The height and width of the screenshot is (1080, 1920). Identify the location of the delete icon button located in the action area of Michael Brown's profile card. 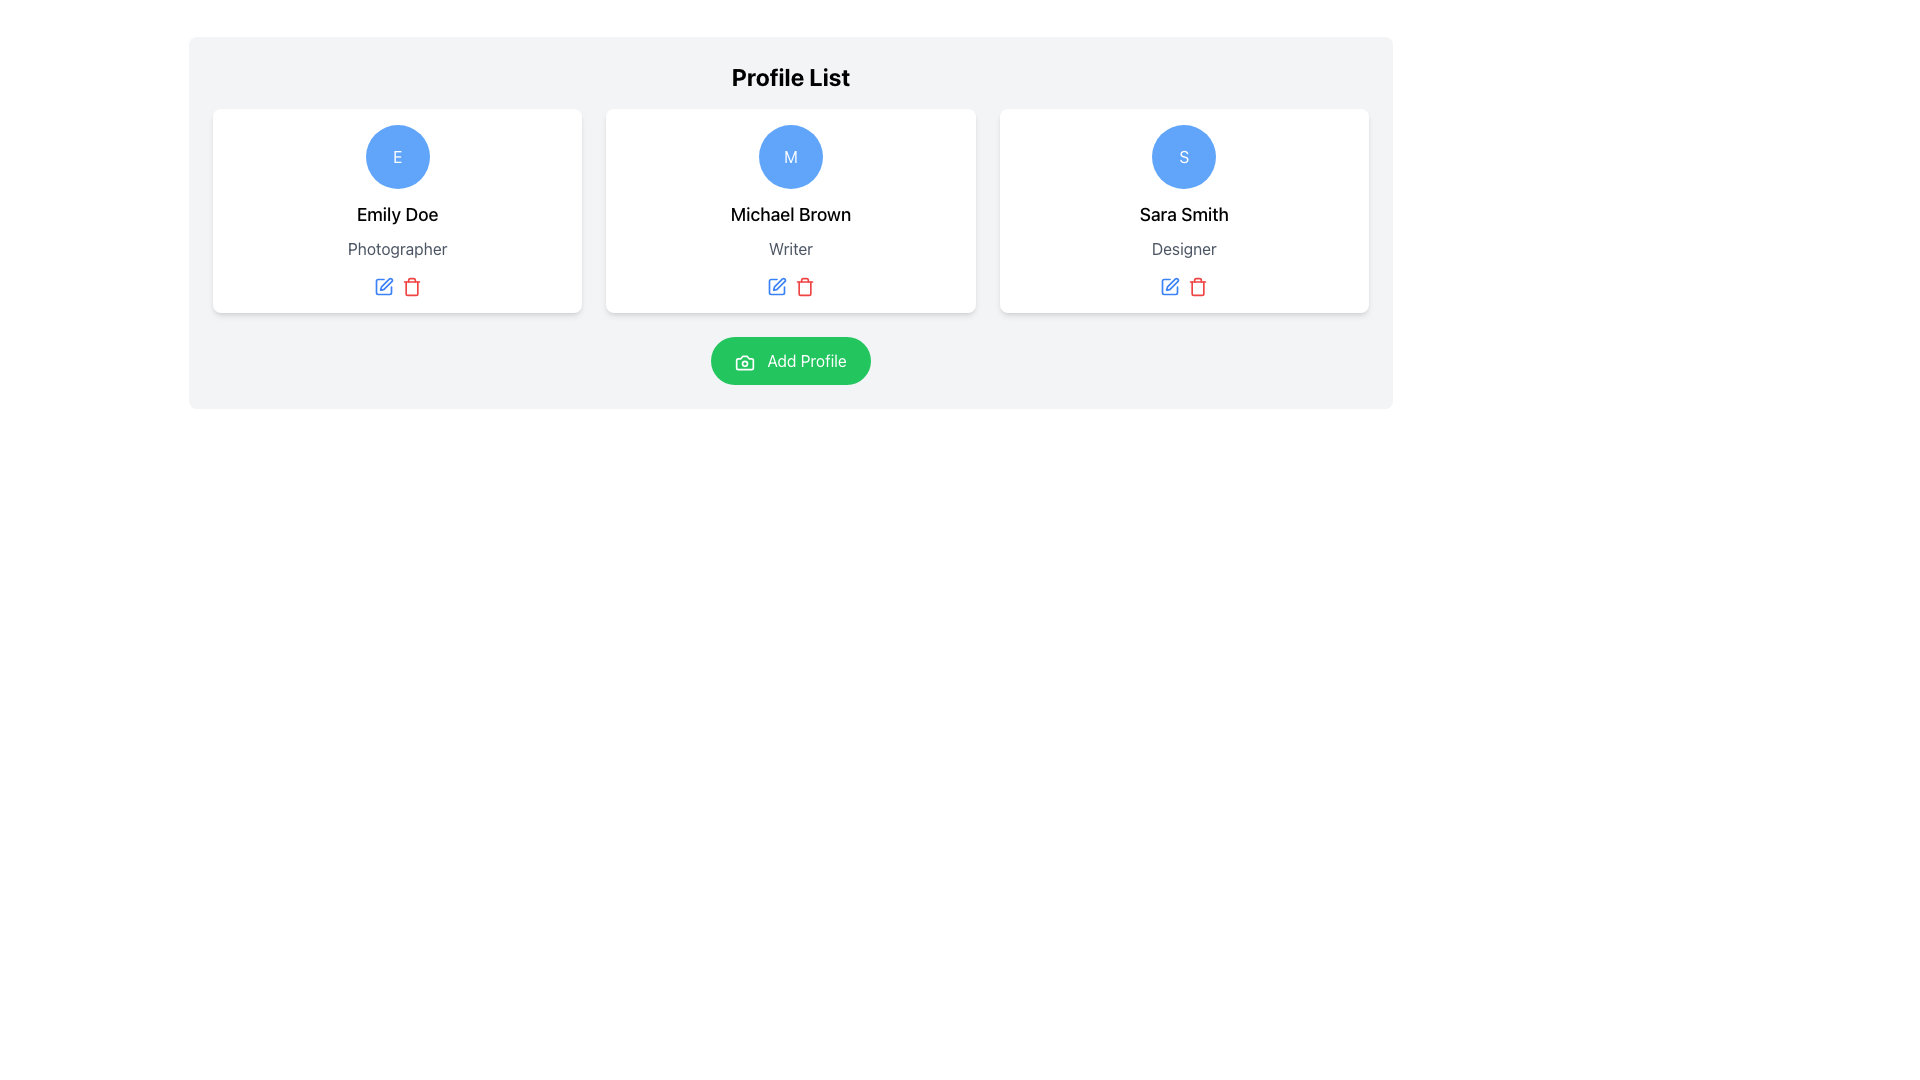
(805, 286).